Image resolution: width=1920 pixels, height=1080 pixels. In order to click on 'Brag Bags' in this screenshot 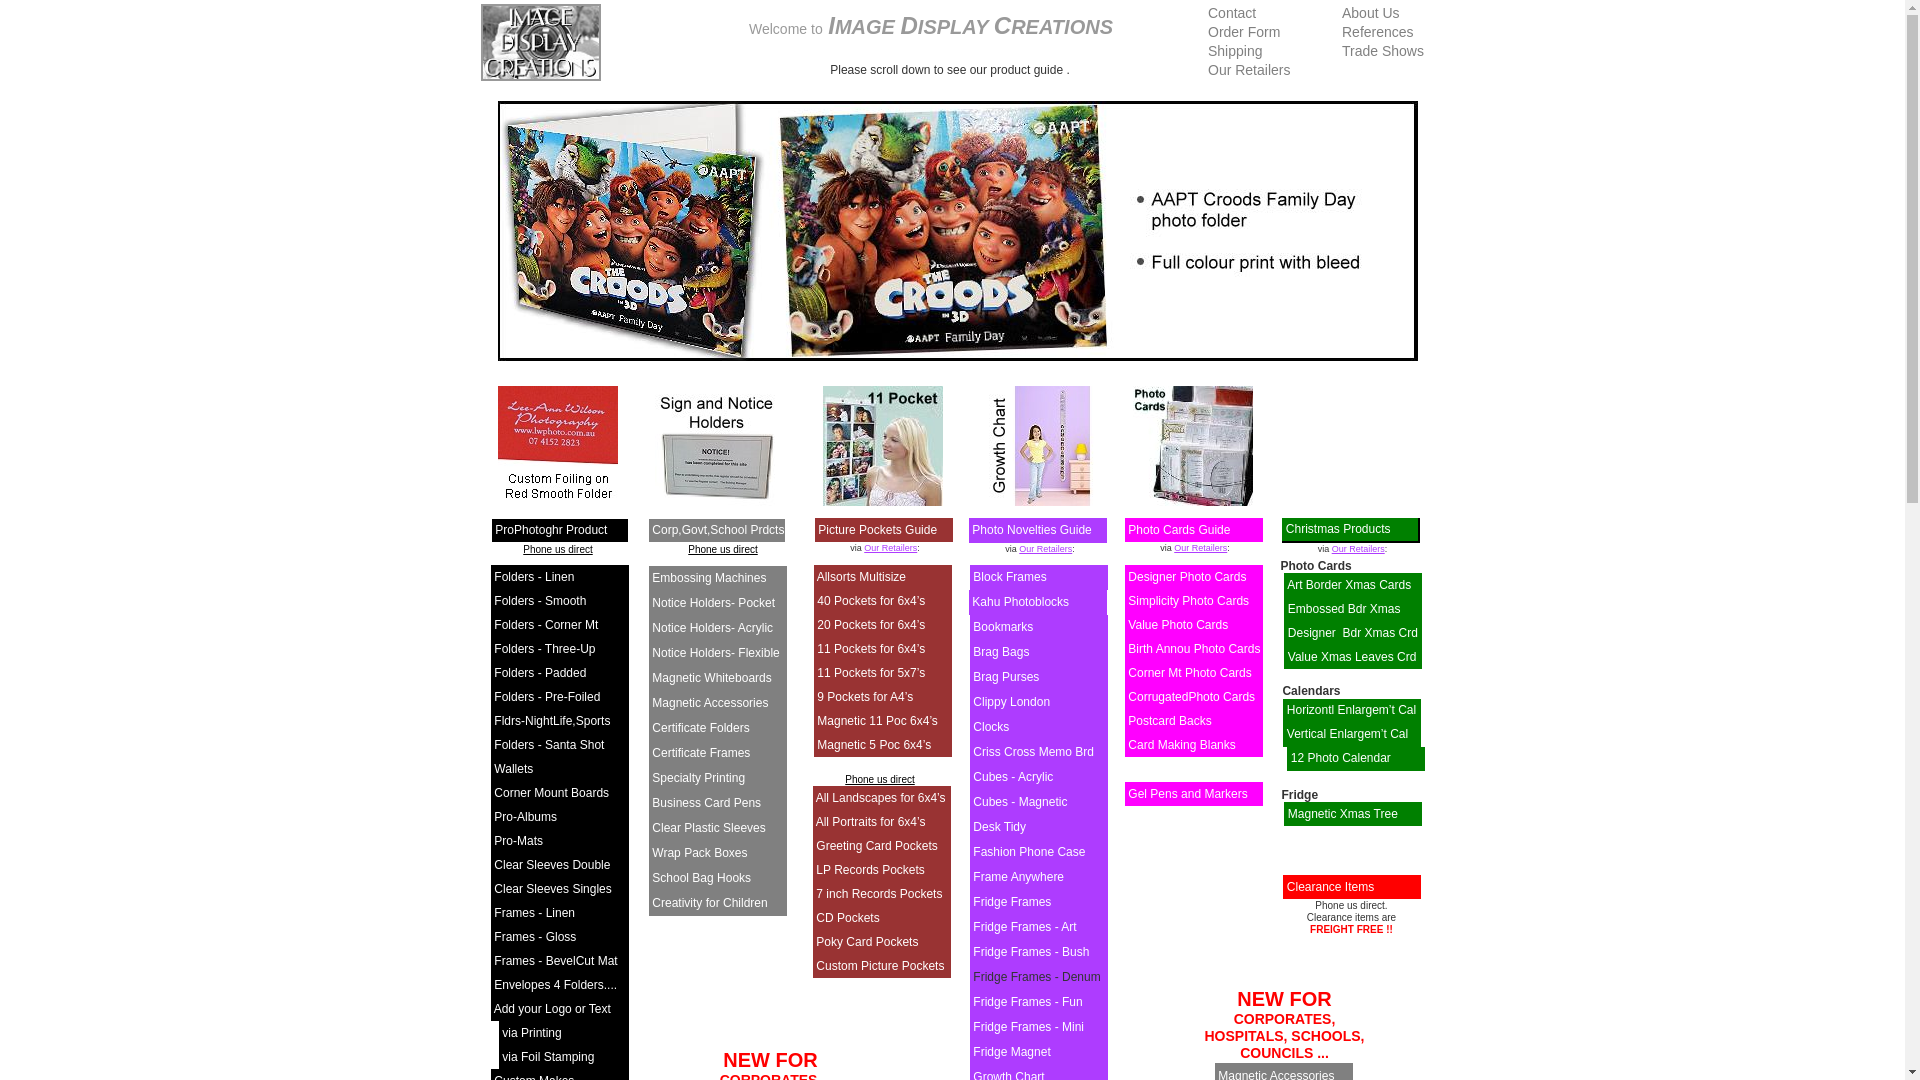, I will do `click(1001, 651)`.